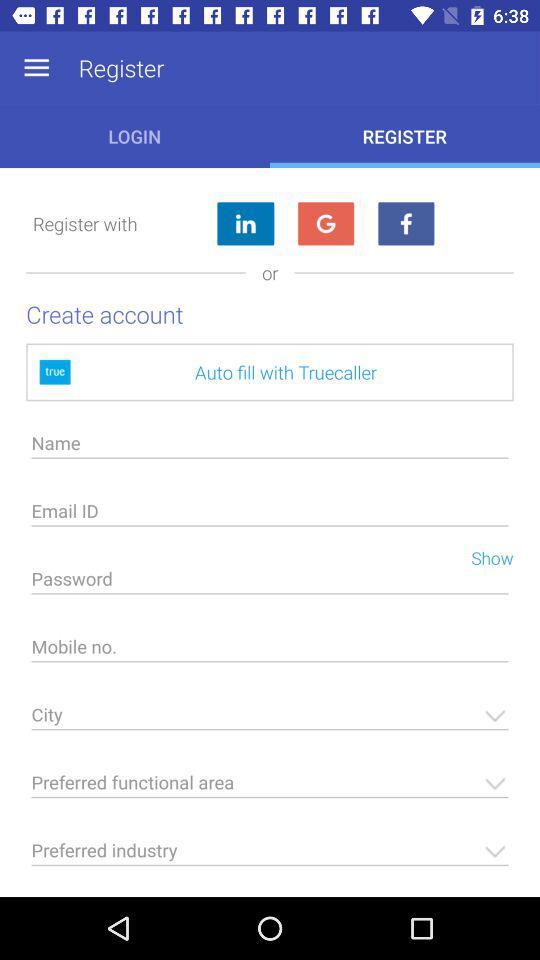 Image resolution: width=540 pixels, height=960 pixels. I want to click on show options for selected field, so click(270, 788).